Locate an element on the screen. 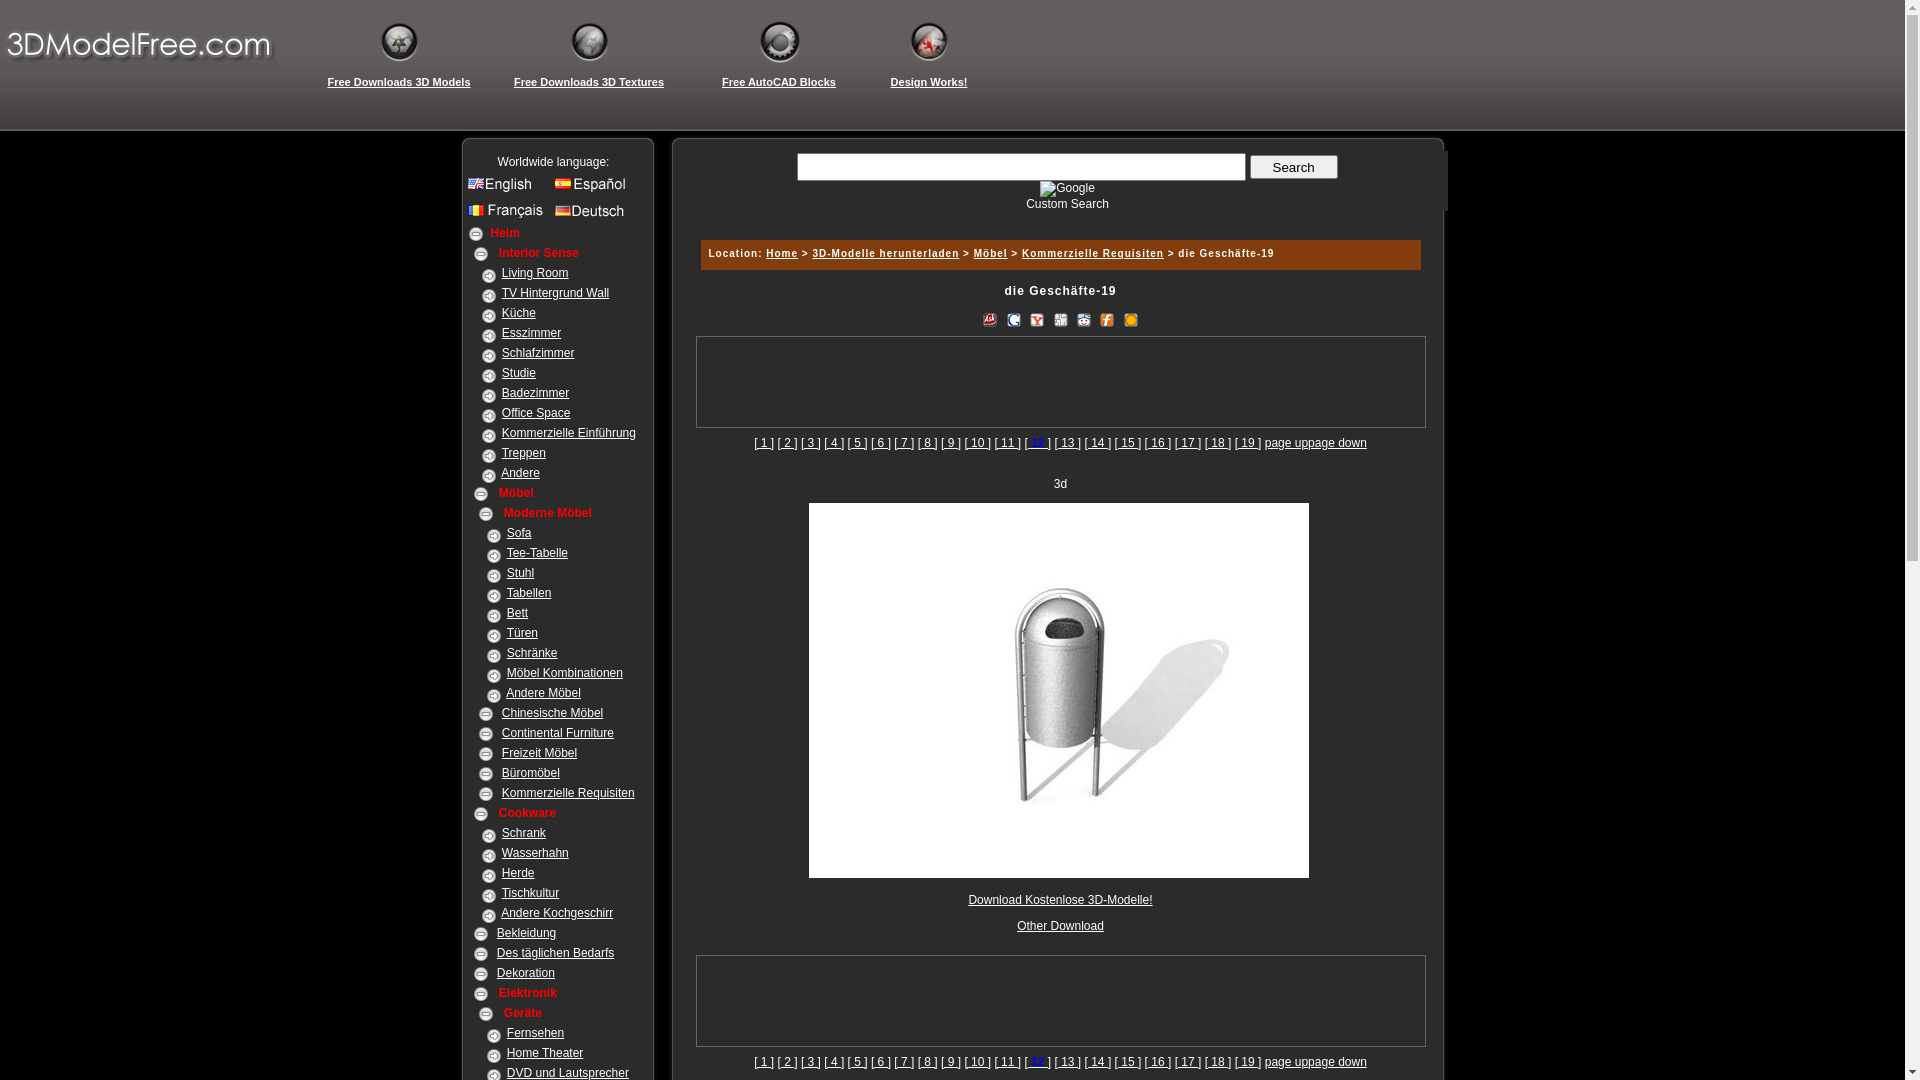 Image resolution: width=1920 pixels, height=1080 pixels. 'Elektronik' is located at coordinates (528, 992).